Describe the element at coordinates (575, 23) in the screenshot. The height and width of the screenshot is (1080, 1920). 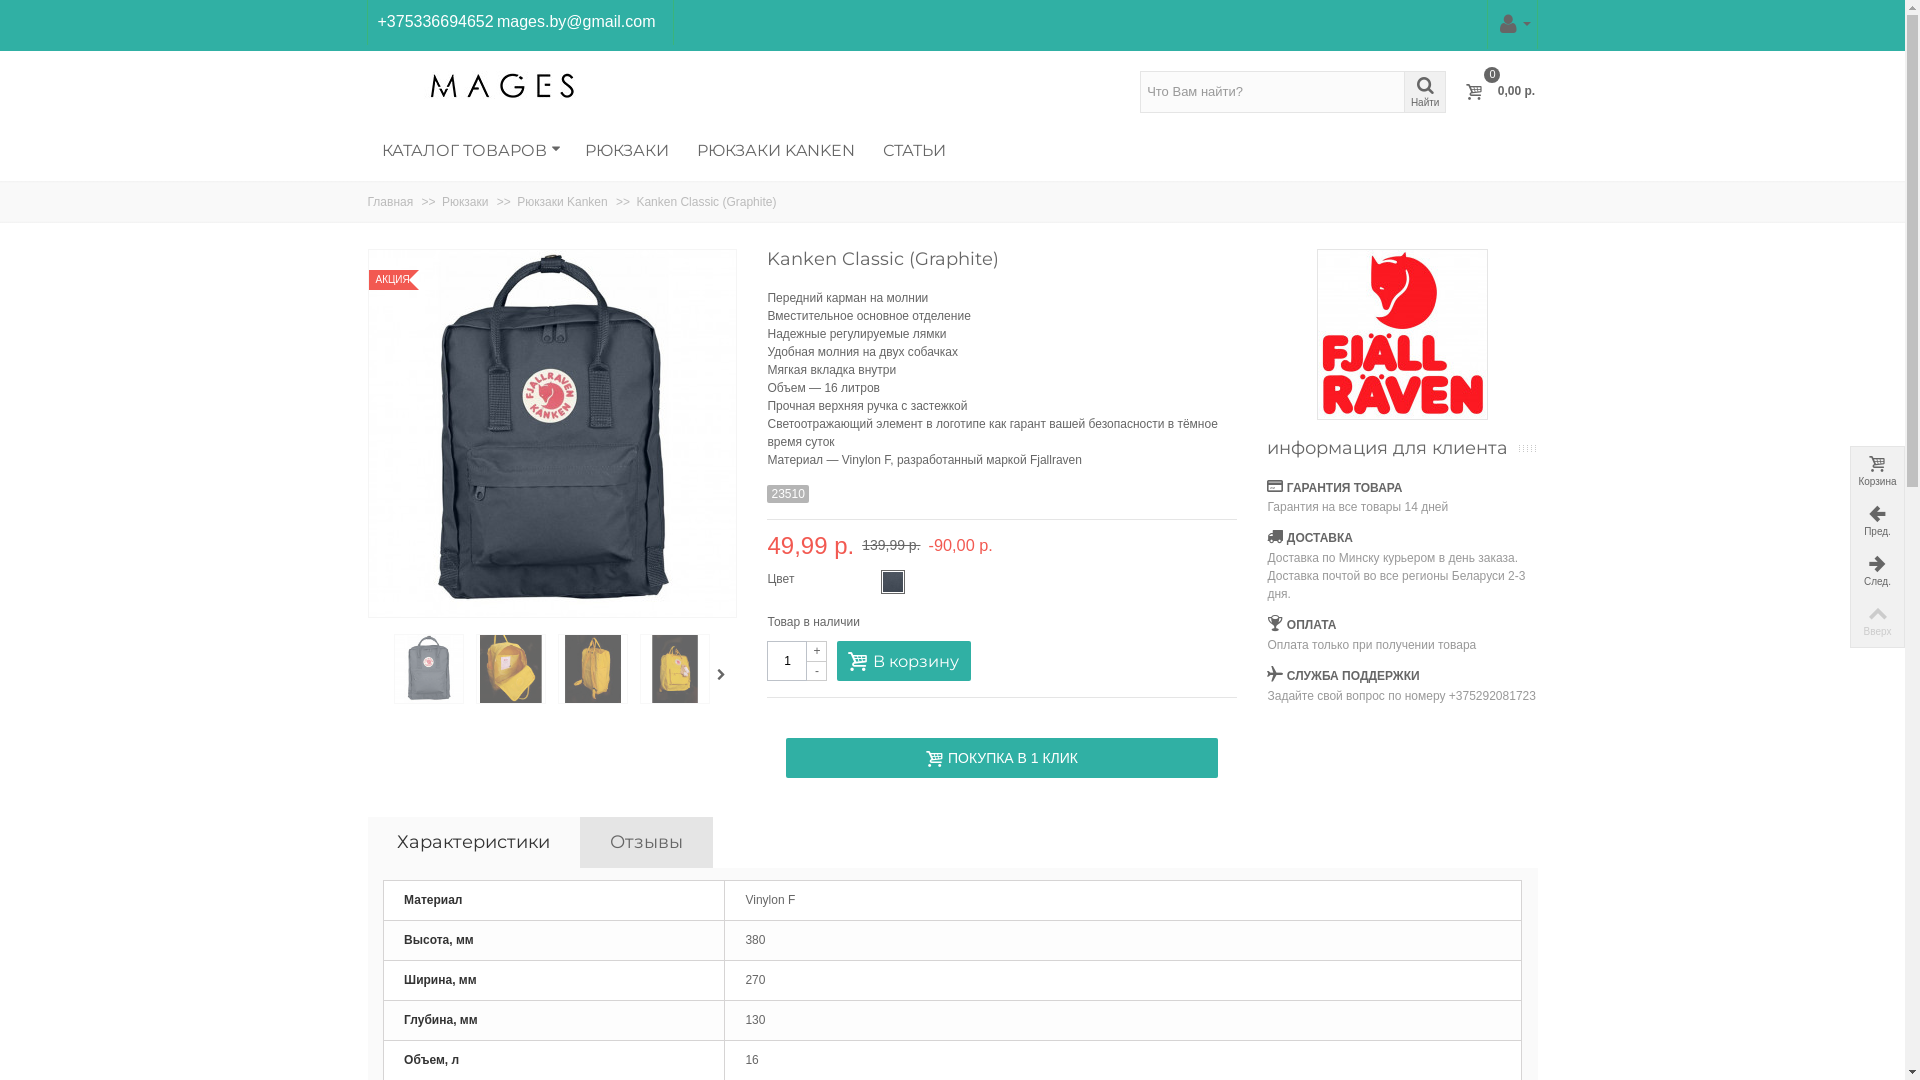
I see `'mages.by@gmail.com'` at that location.